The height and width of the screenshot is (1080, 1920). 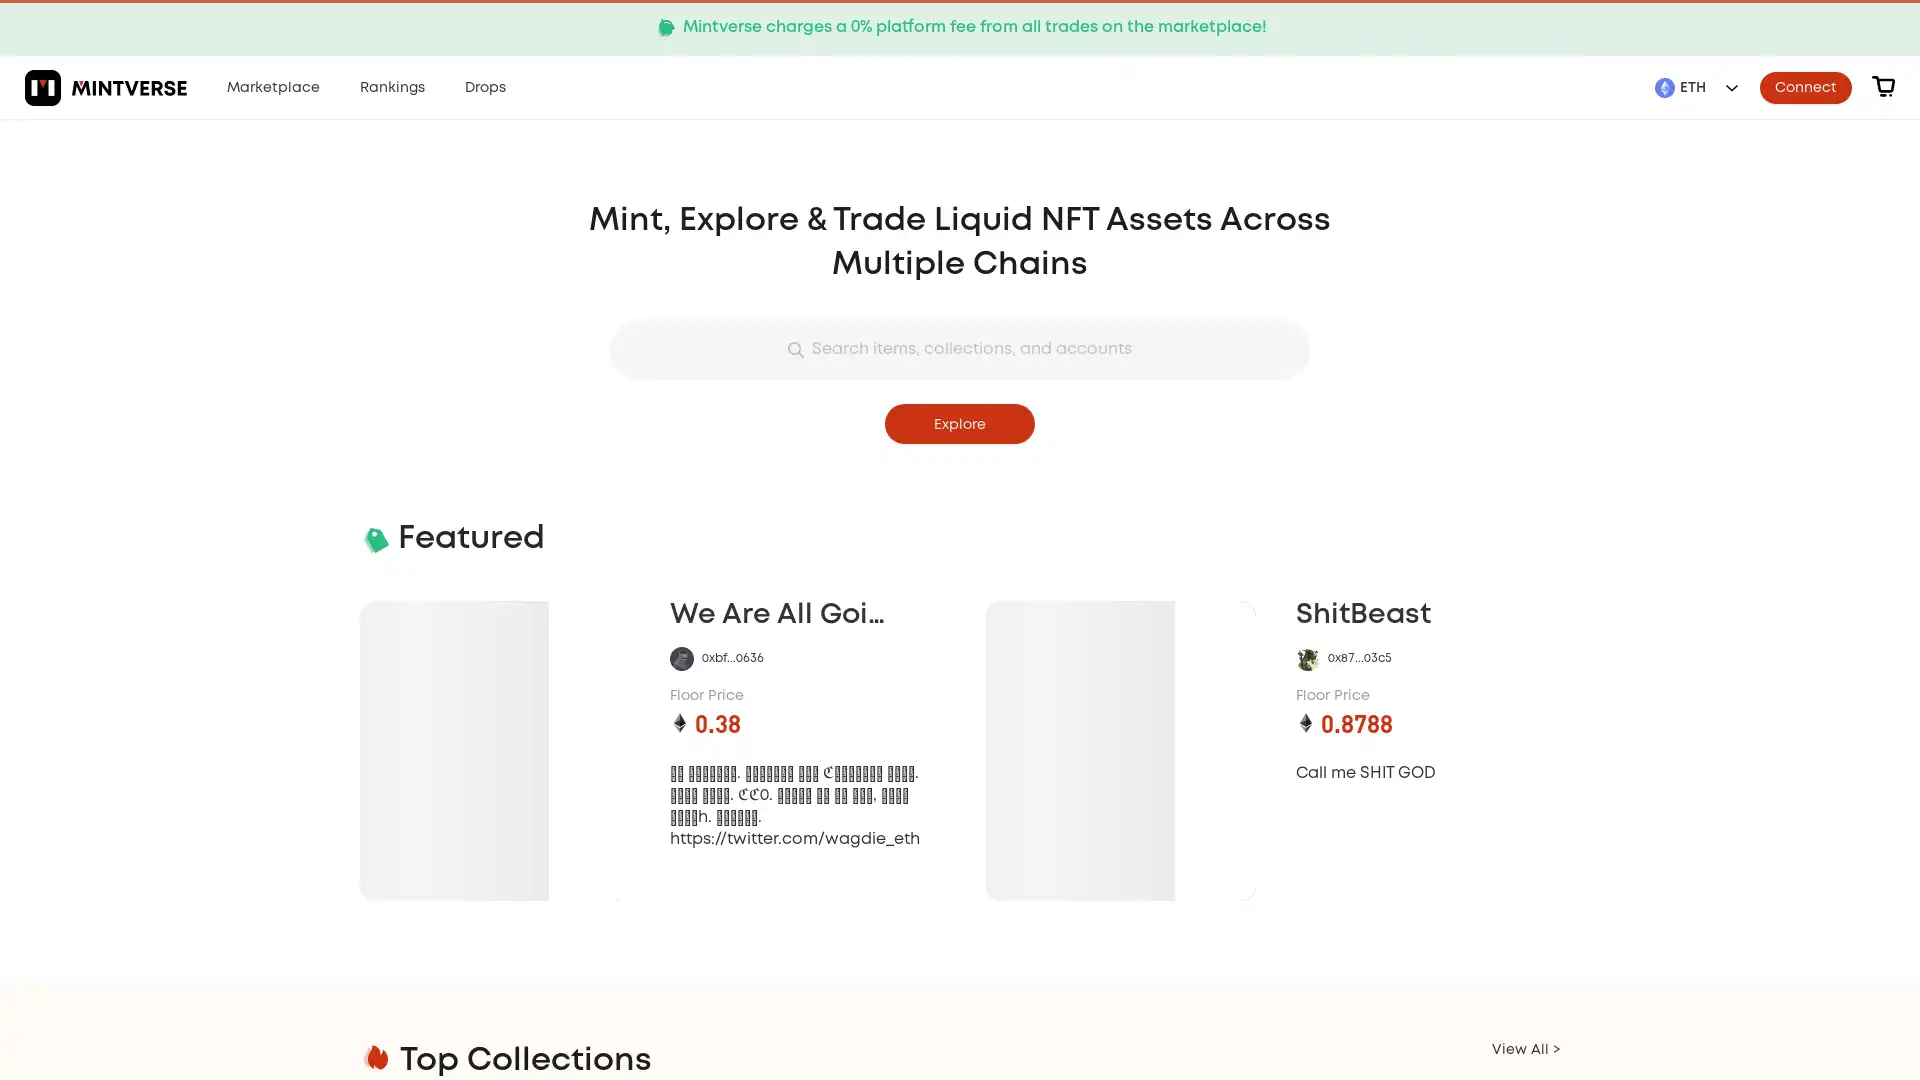 What do you see at coordinates (1805, 86) in the screenshot?
I see `Connect` at bounding box center [1805, 86].